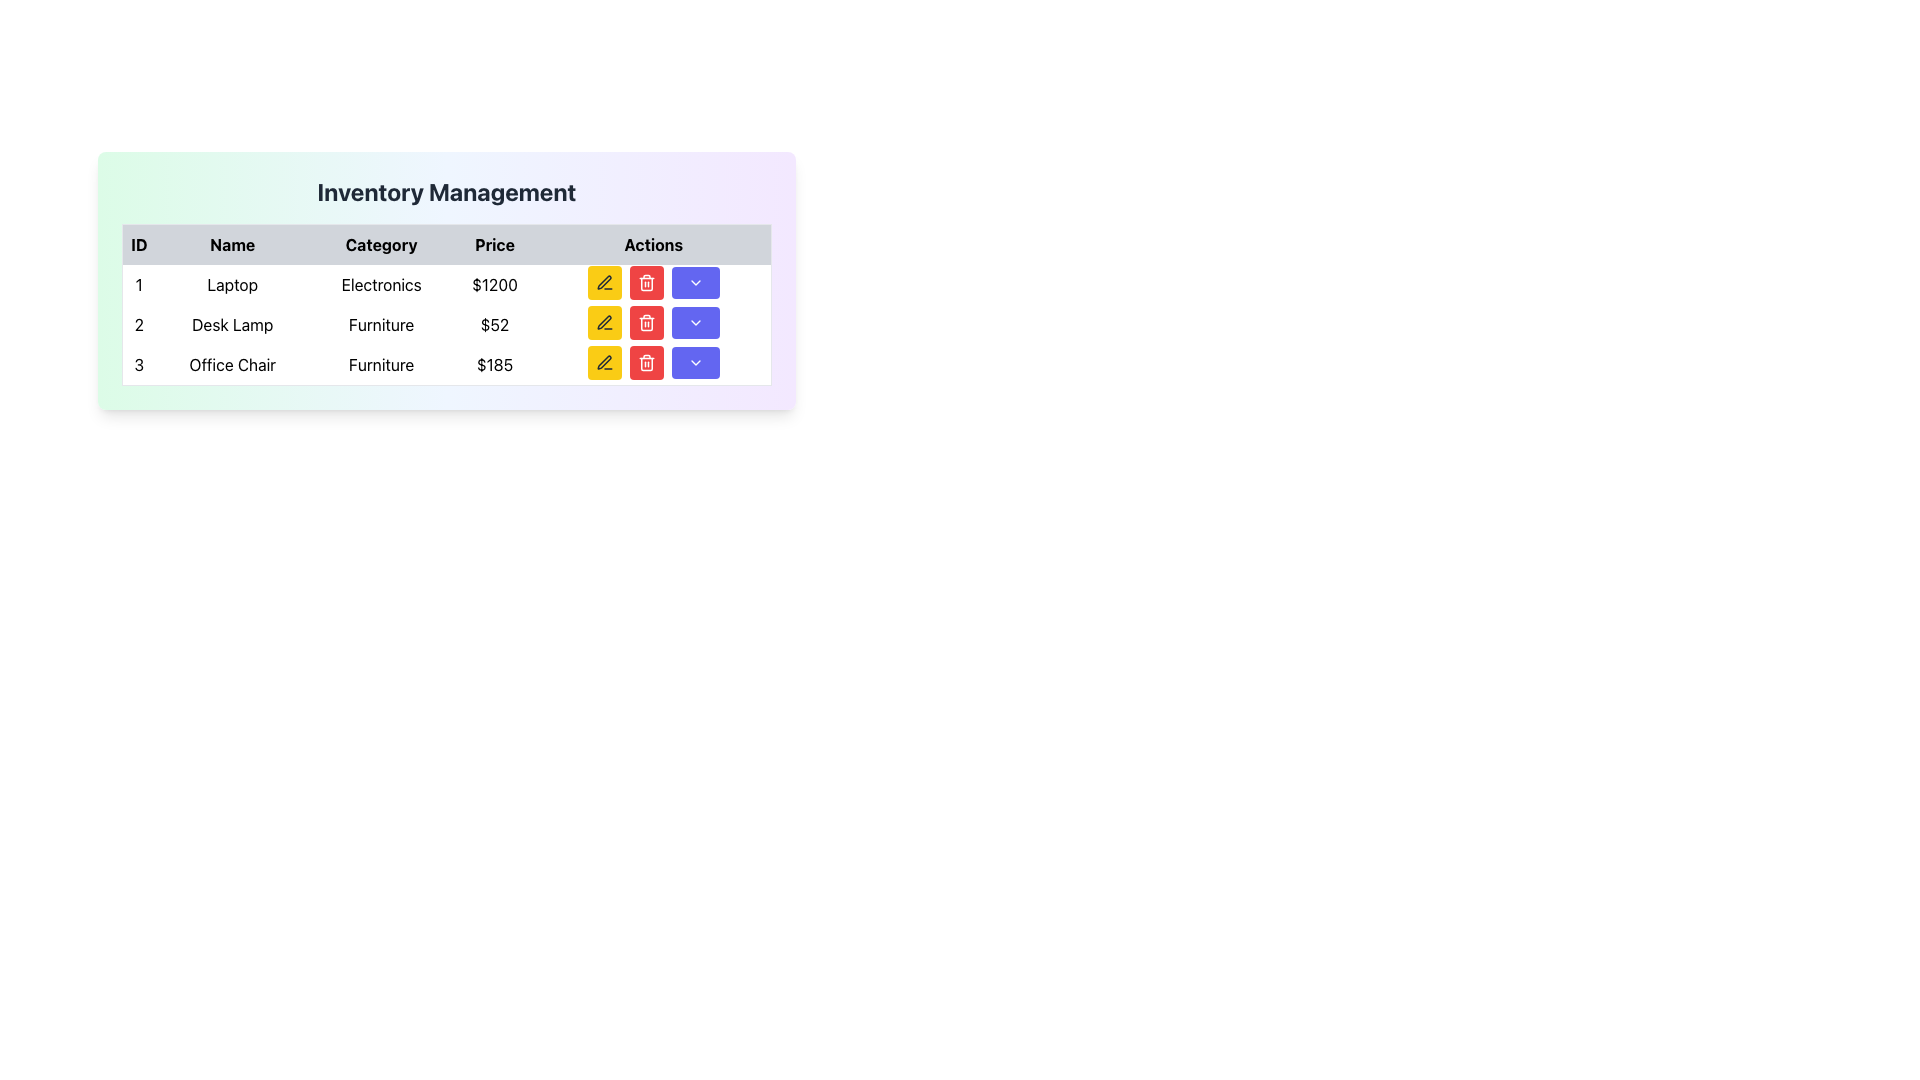 Image resolution: width=1920 pixels, height=1080 pixels. I want to click on the first button in the 'Actions' column of the first row in the 'Inventory Management' table, so click(603, 282).